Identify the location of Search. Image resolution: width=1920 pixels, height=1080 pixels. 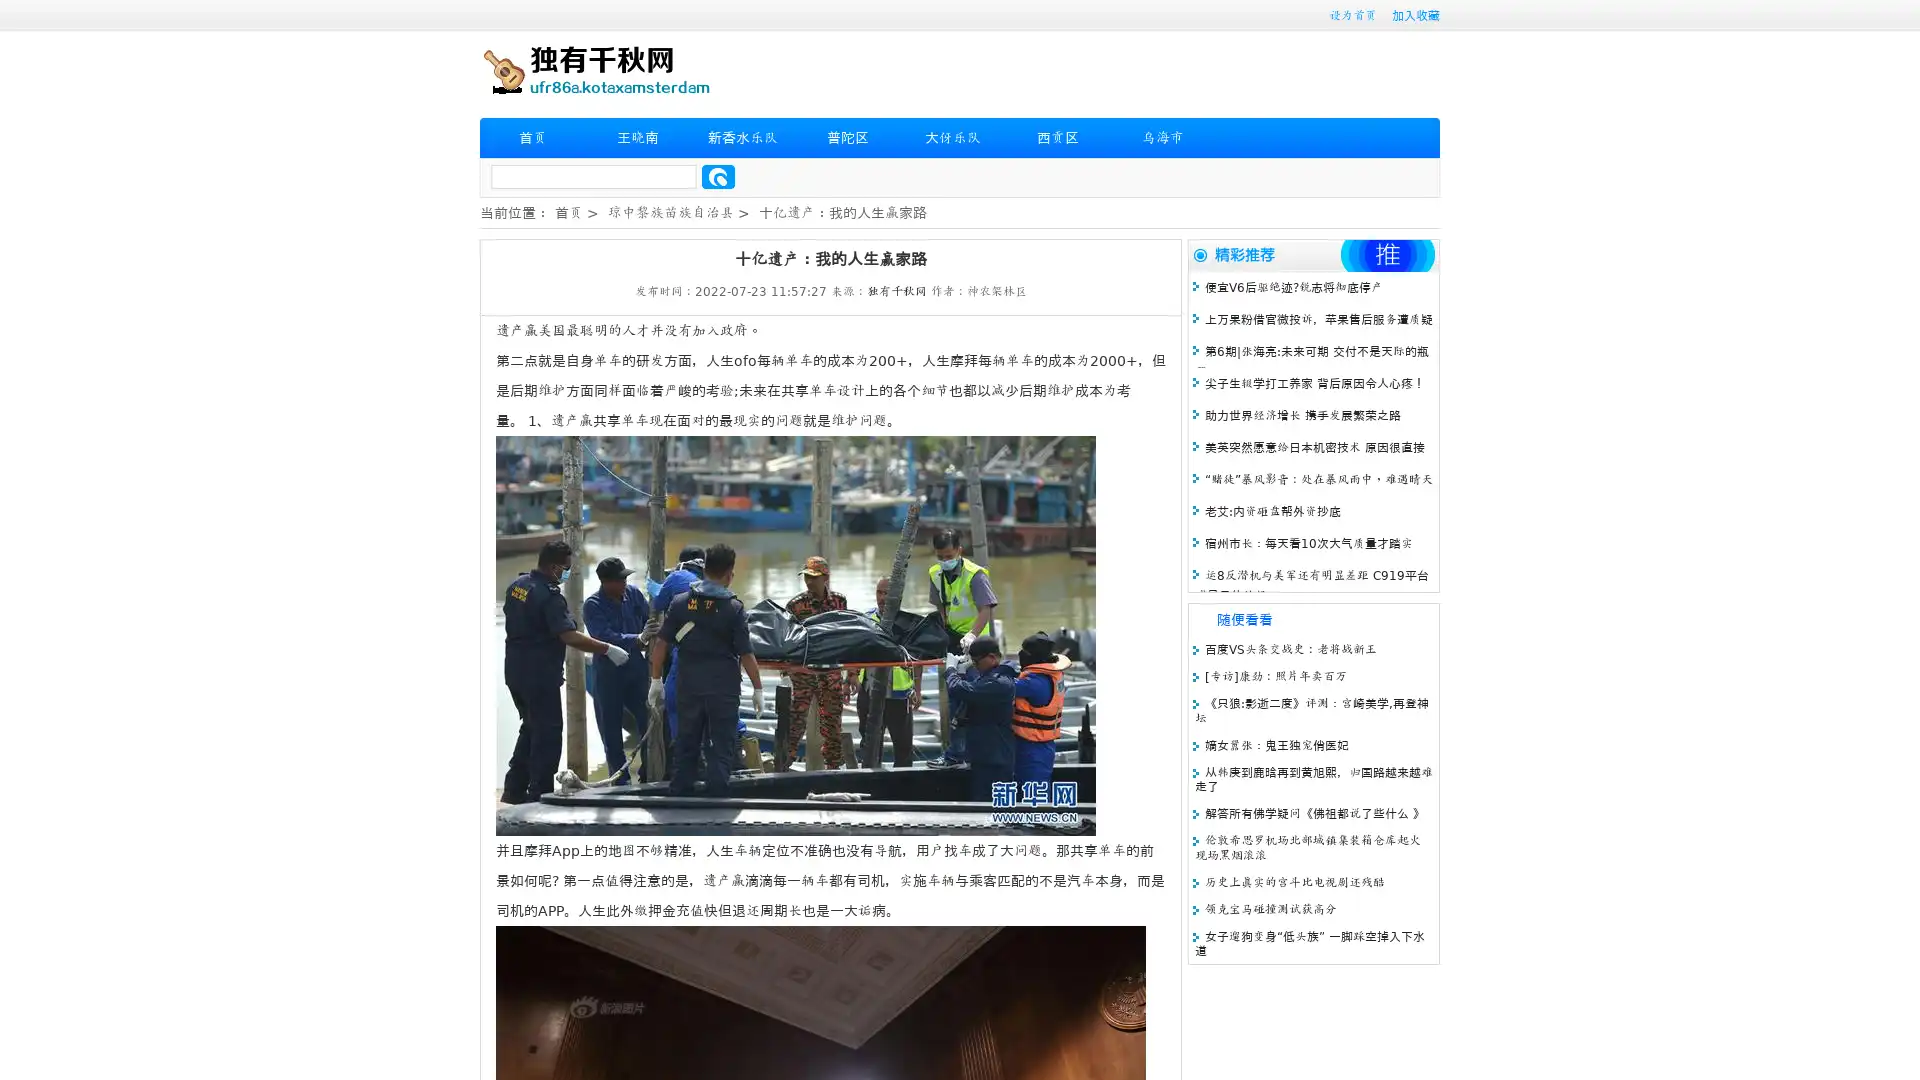
(718, 176).